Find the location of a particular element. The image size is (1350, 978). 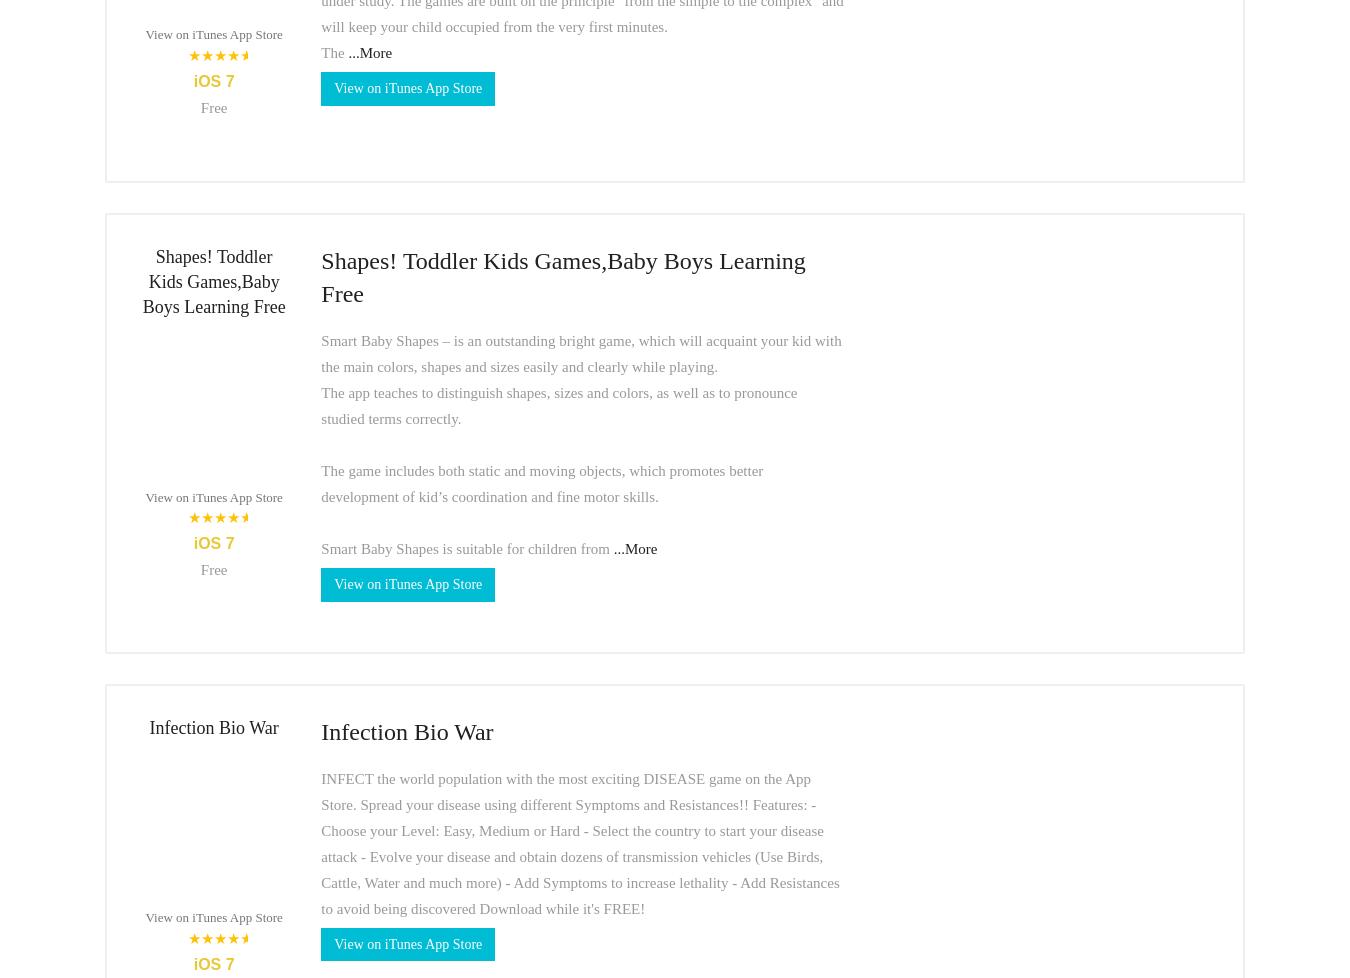

'The game includes both static and moving objects, which promotes better development of kid’s coordination and fine motor skills.' is located at coordinates (541, 482).